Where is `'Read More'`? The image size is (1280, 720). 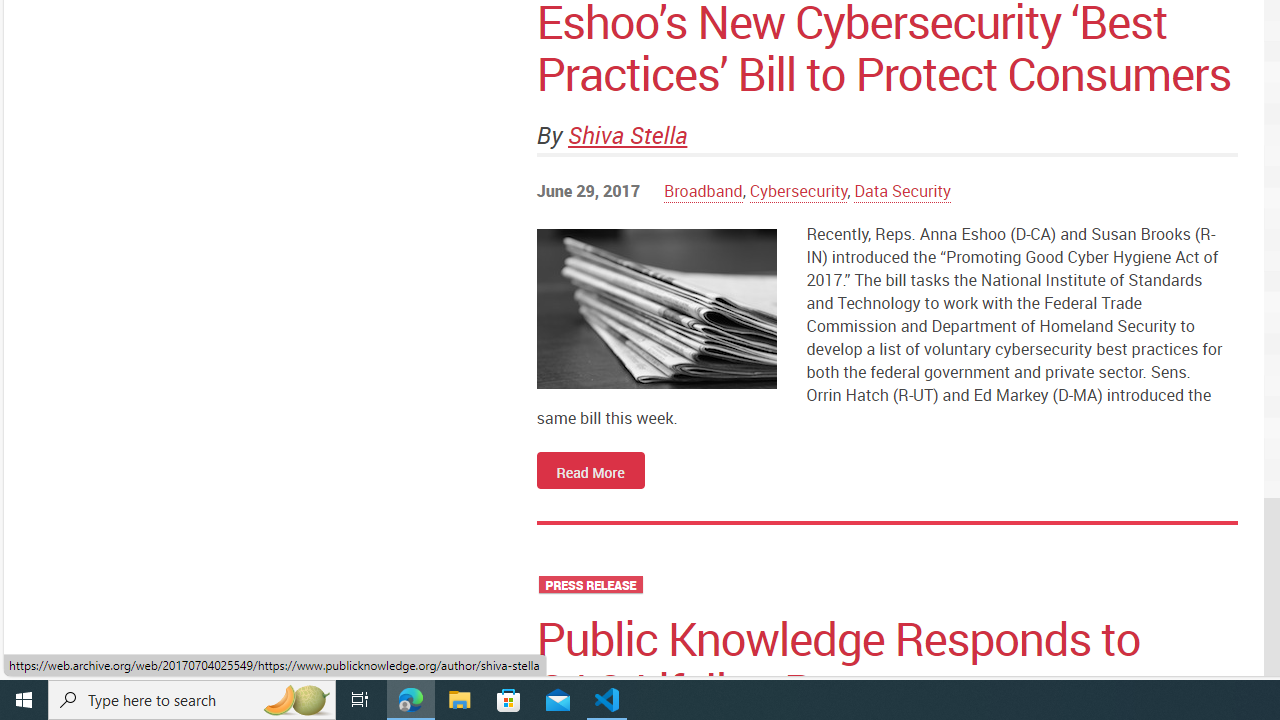 'Read More' is located at coordinates (589, 469).